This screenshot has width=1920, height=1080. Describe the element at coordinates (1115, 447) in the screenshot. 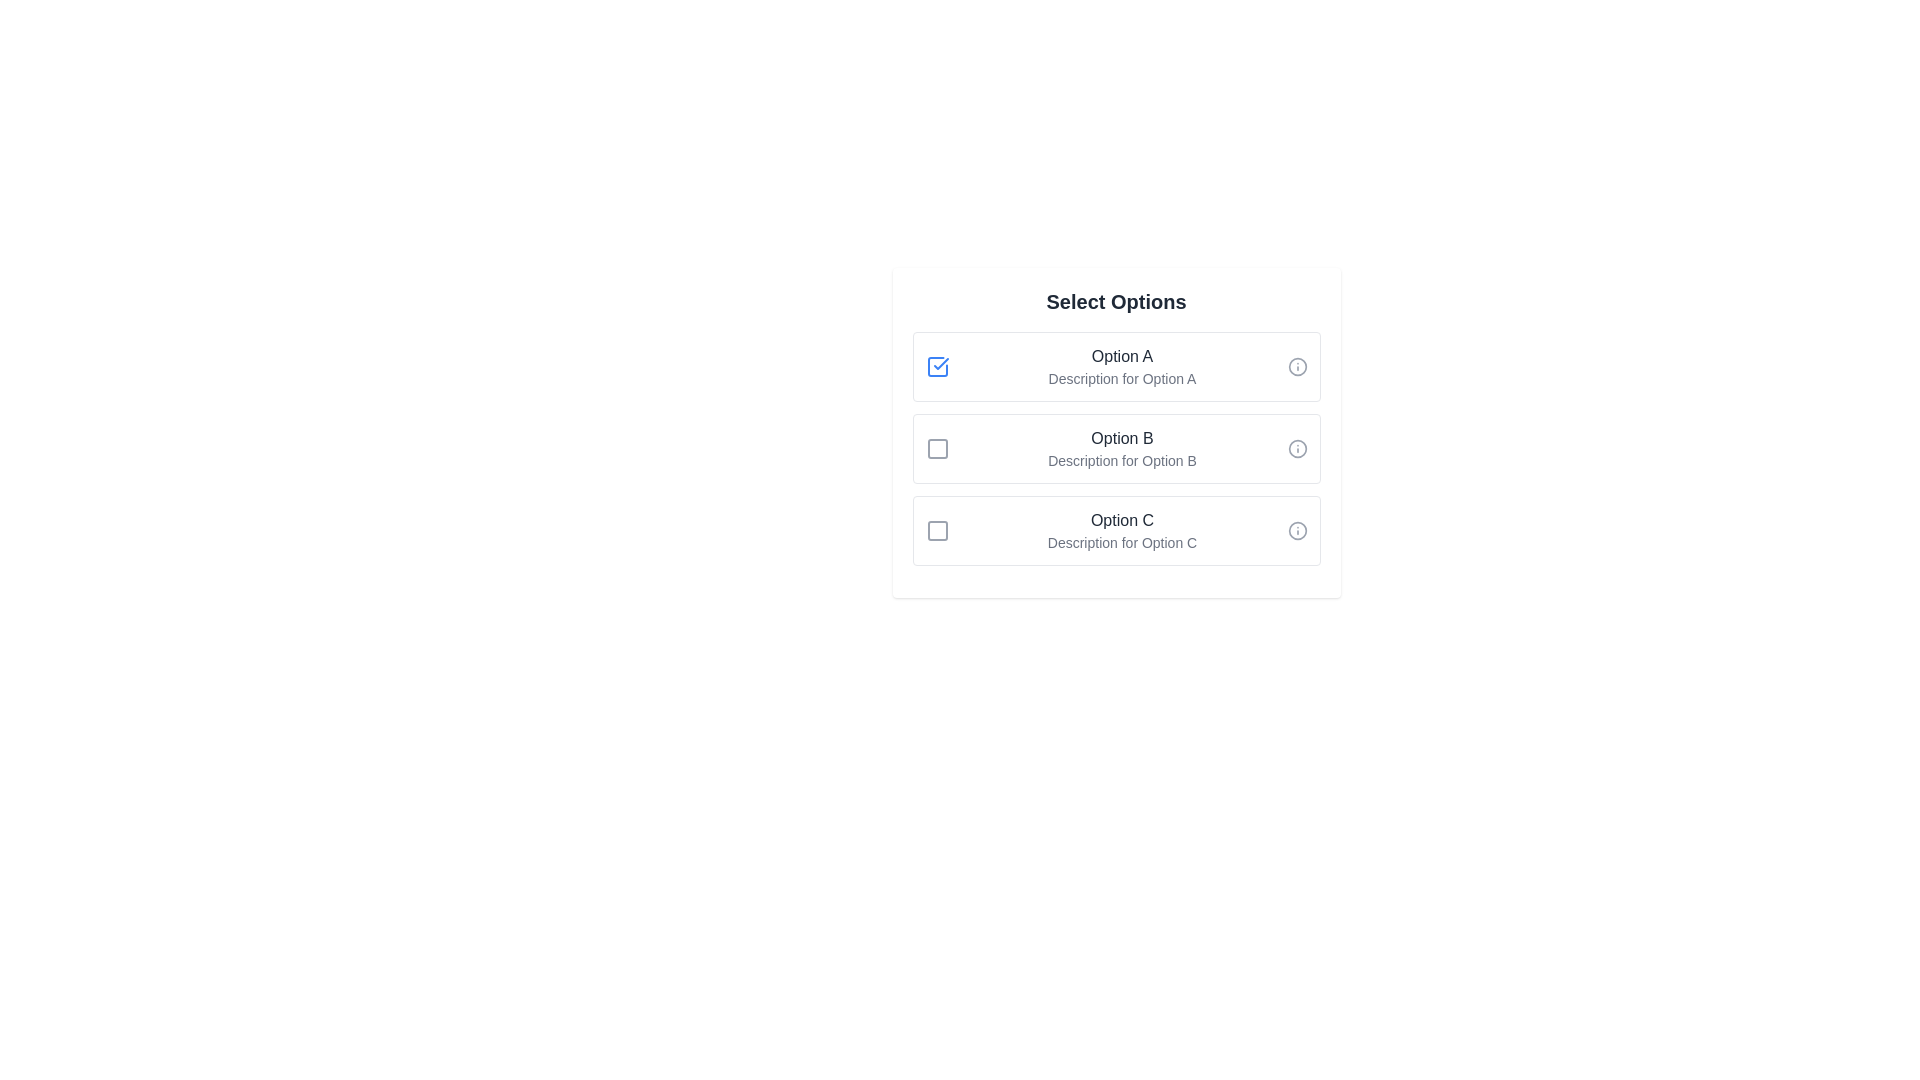

I see `the item corresponding to Option B to highlight it` at that location.